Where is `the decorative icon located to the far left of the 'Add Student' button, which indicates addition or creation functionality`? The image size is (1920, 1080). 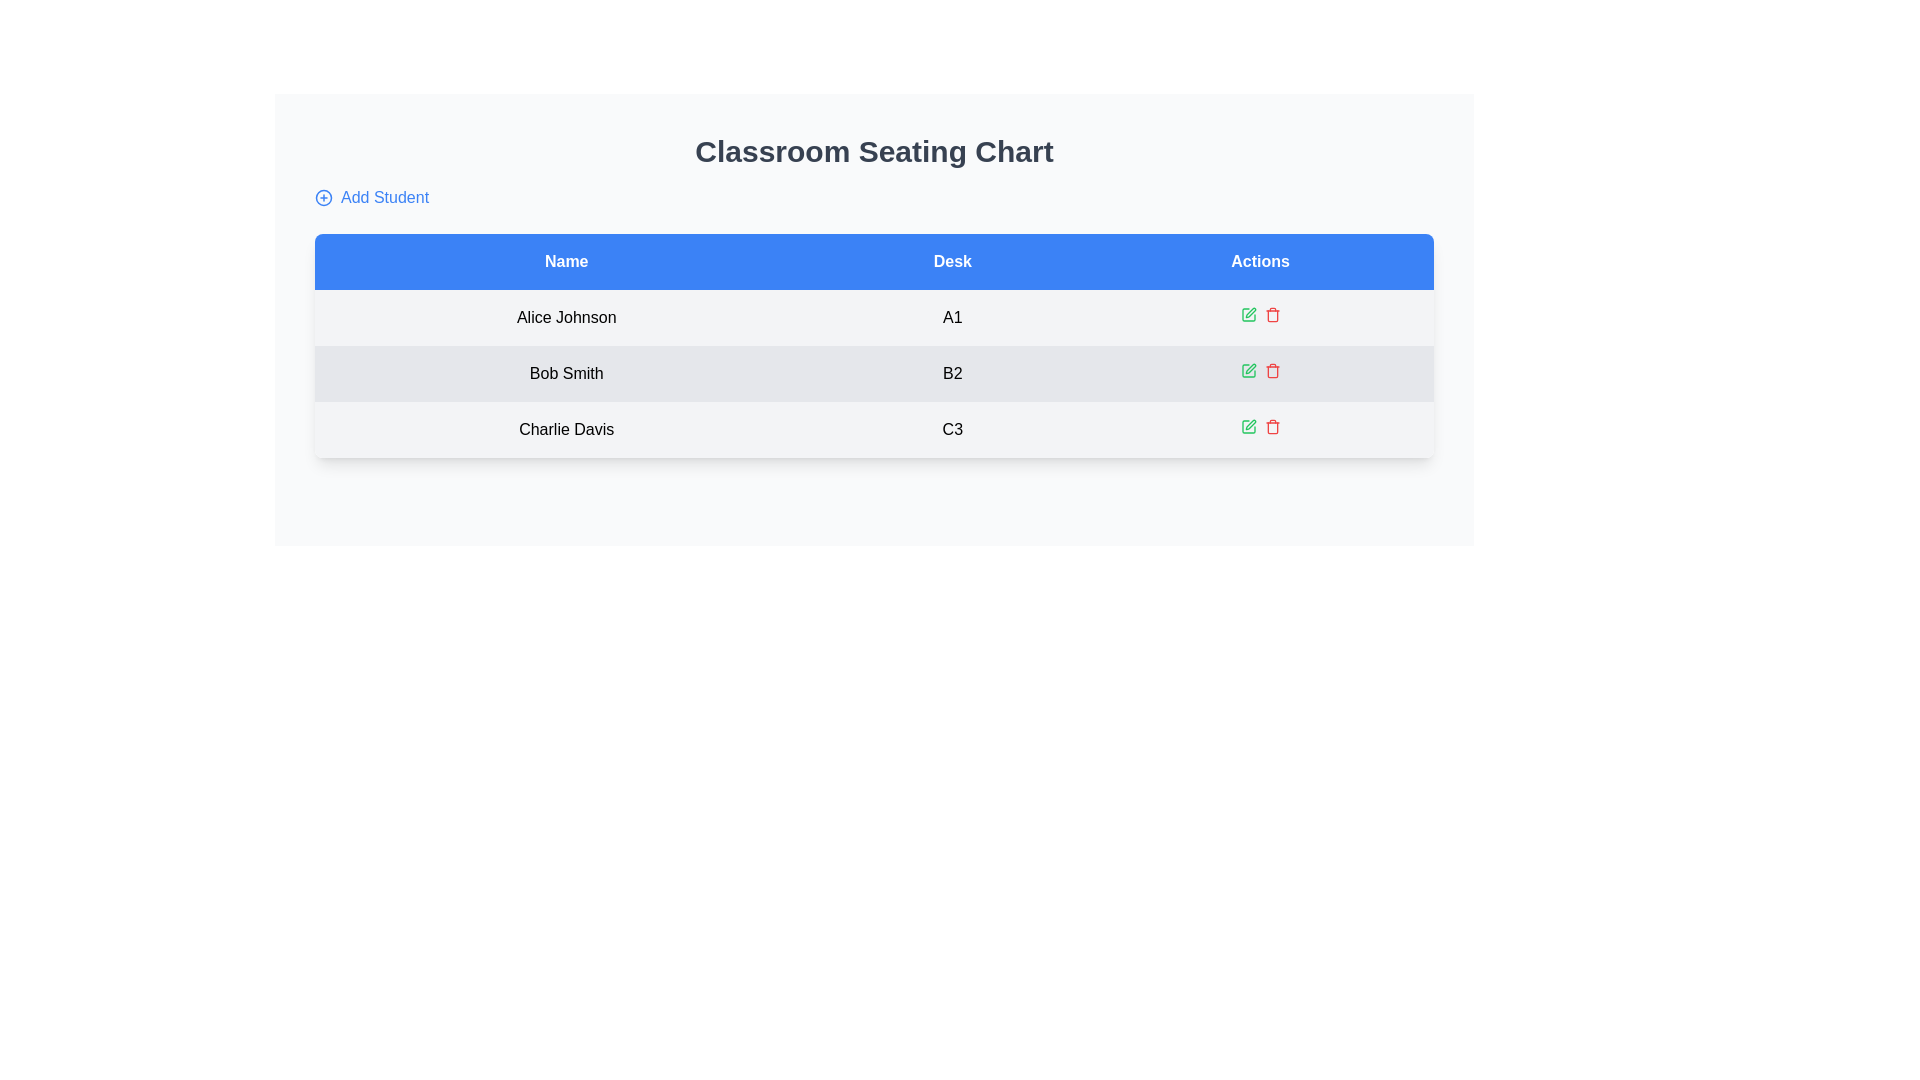 the decorative icon located to the far left of the 'Add Student' button, which indicates addition or creation functionality is located at coordinates (324, 197).